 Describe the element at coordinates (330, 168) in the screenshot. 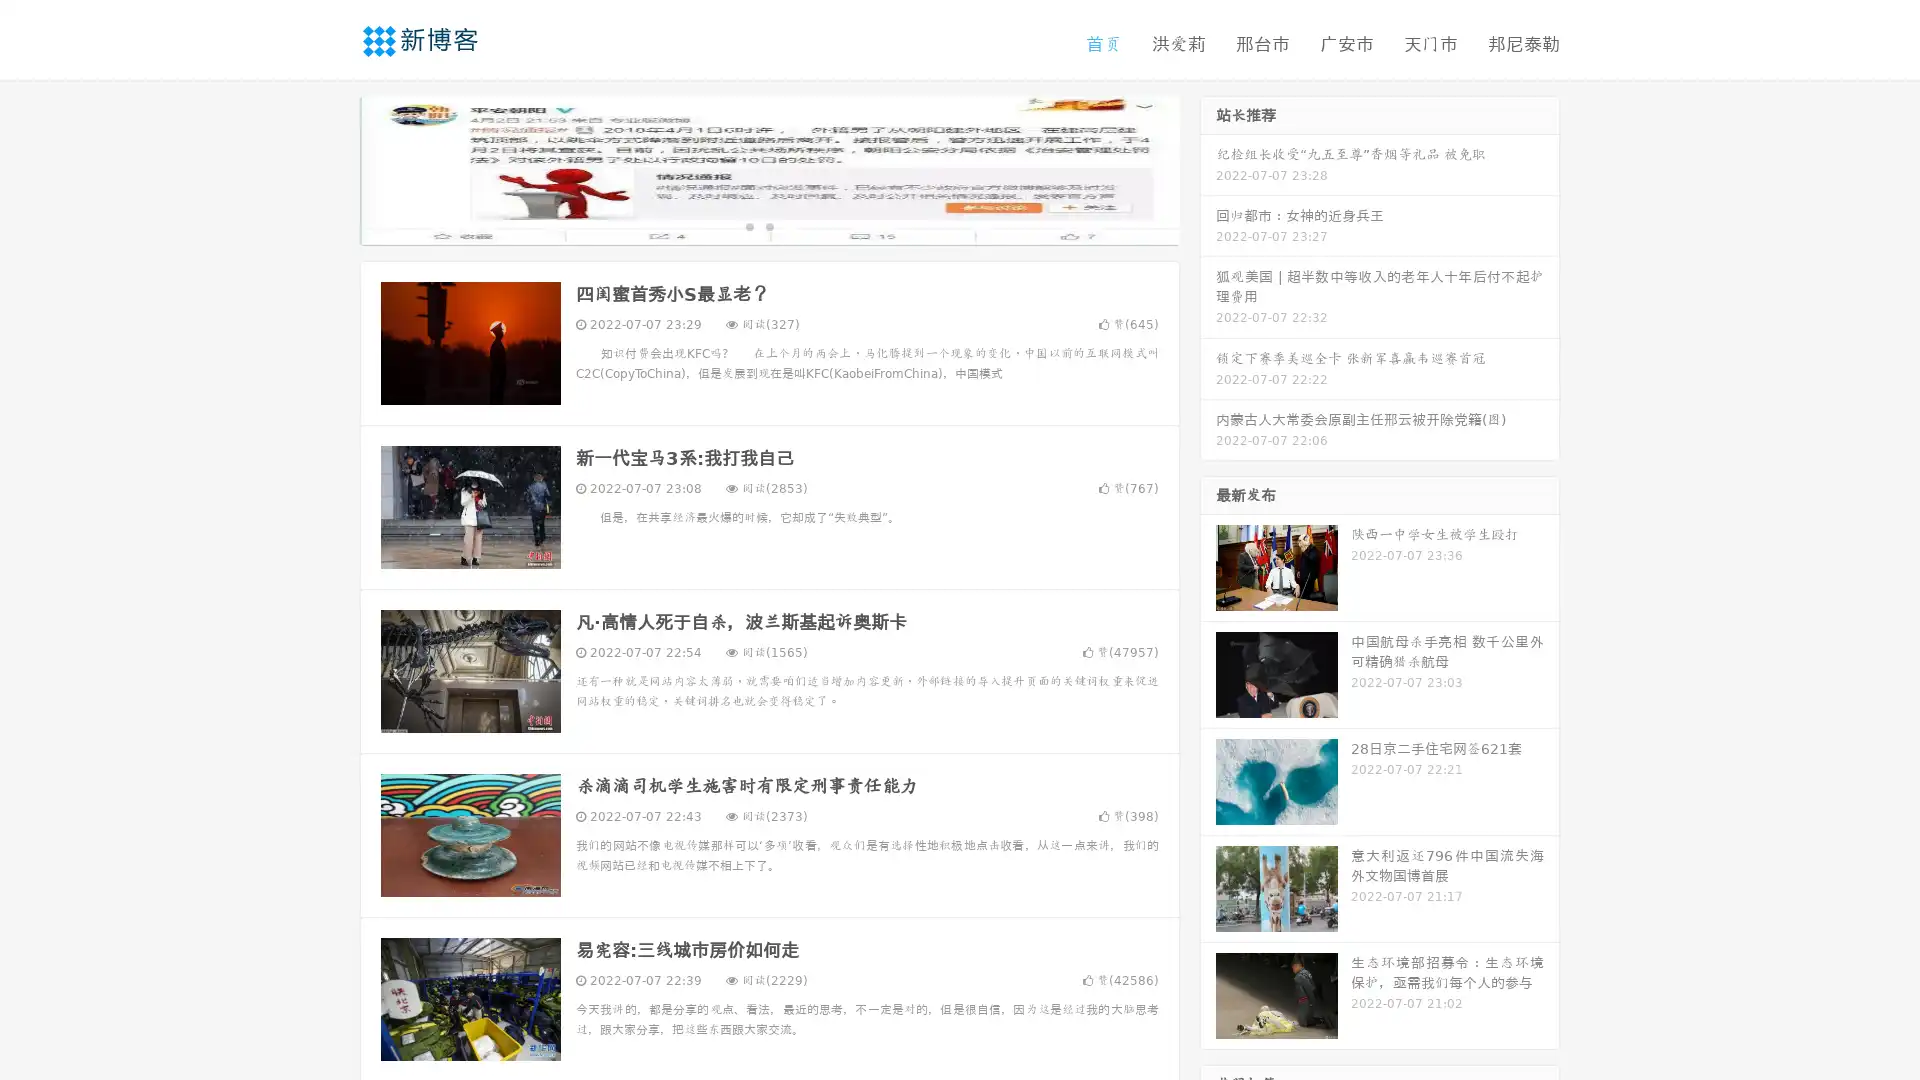

I see `Previous slide` at that location.